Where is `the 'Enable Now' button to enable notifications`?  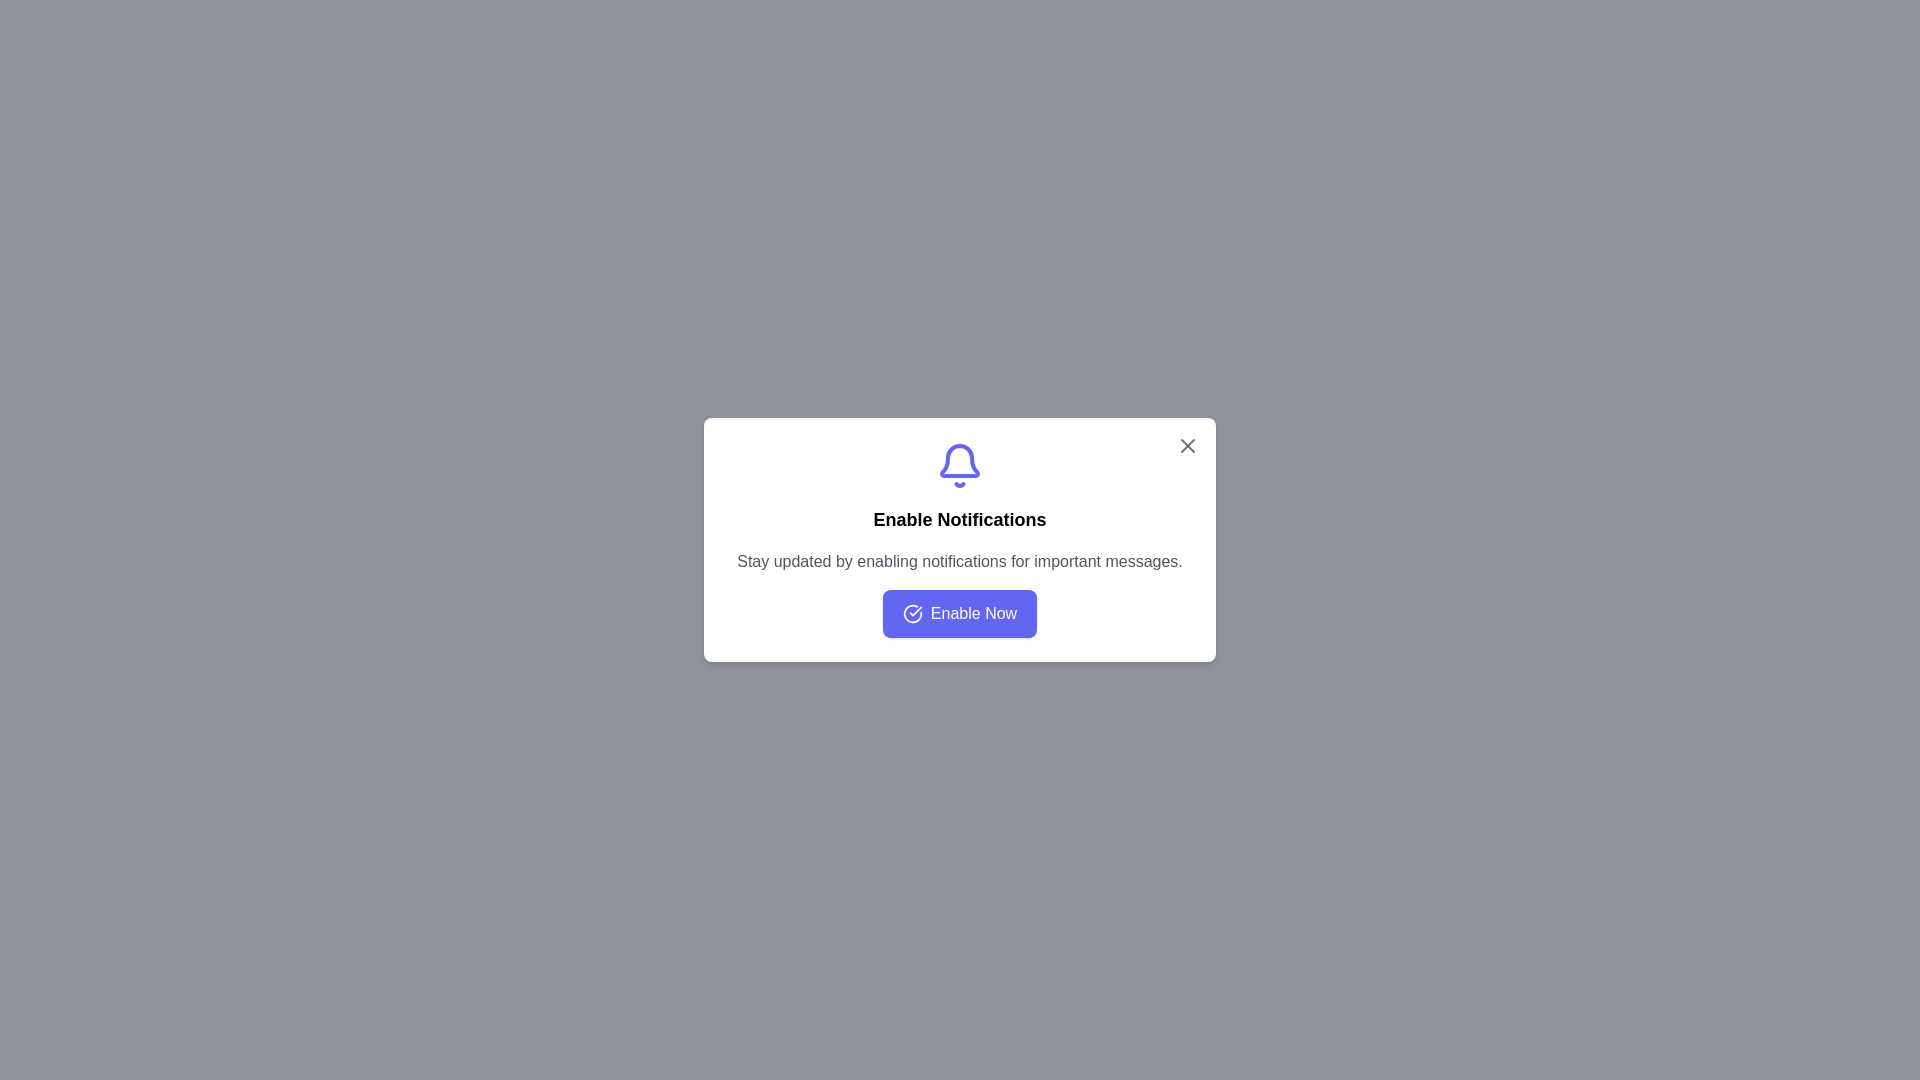 the 'Enable Now' button to enable notifications is located at coordinates (960, 612).